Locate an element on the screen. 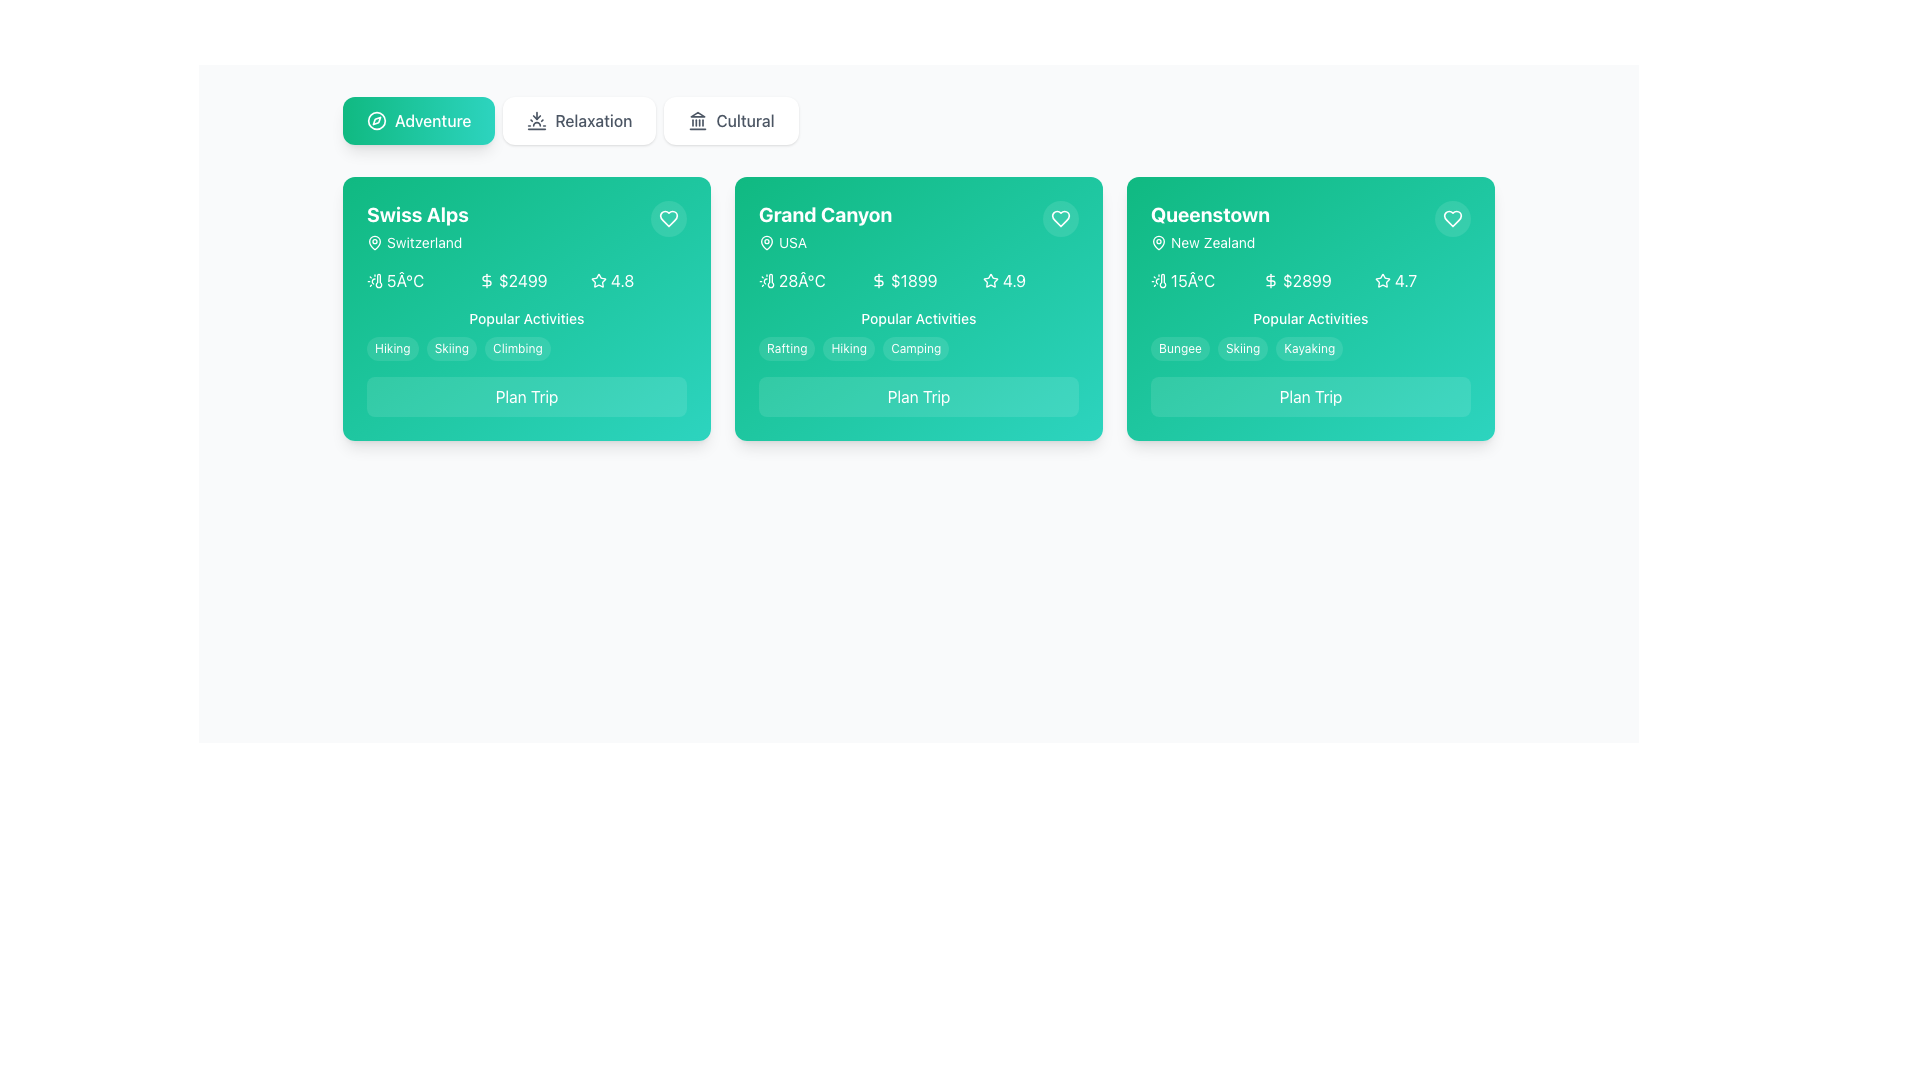  the Tag Group located in the lower section of the 'Queenstown' card under the 'Popular Activities' label is located at coordinates (1310, 334).